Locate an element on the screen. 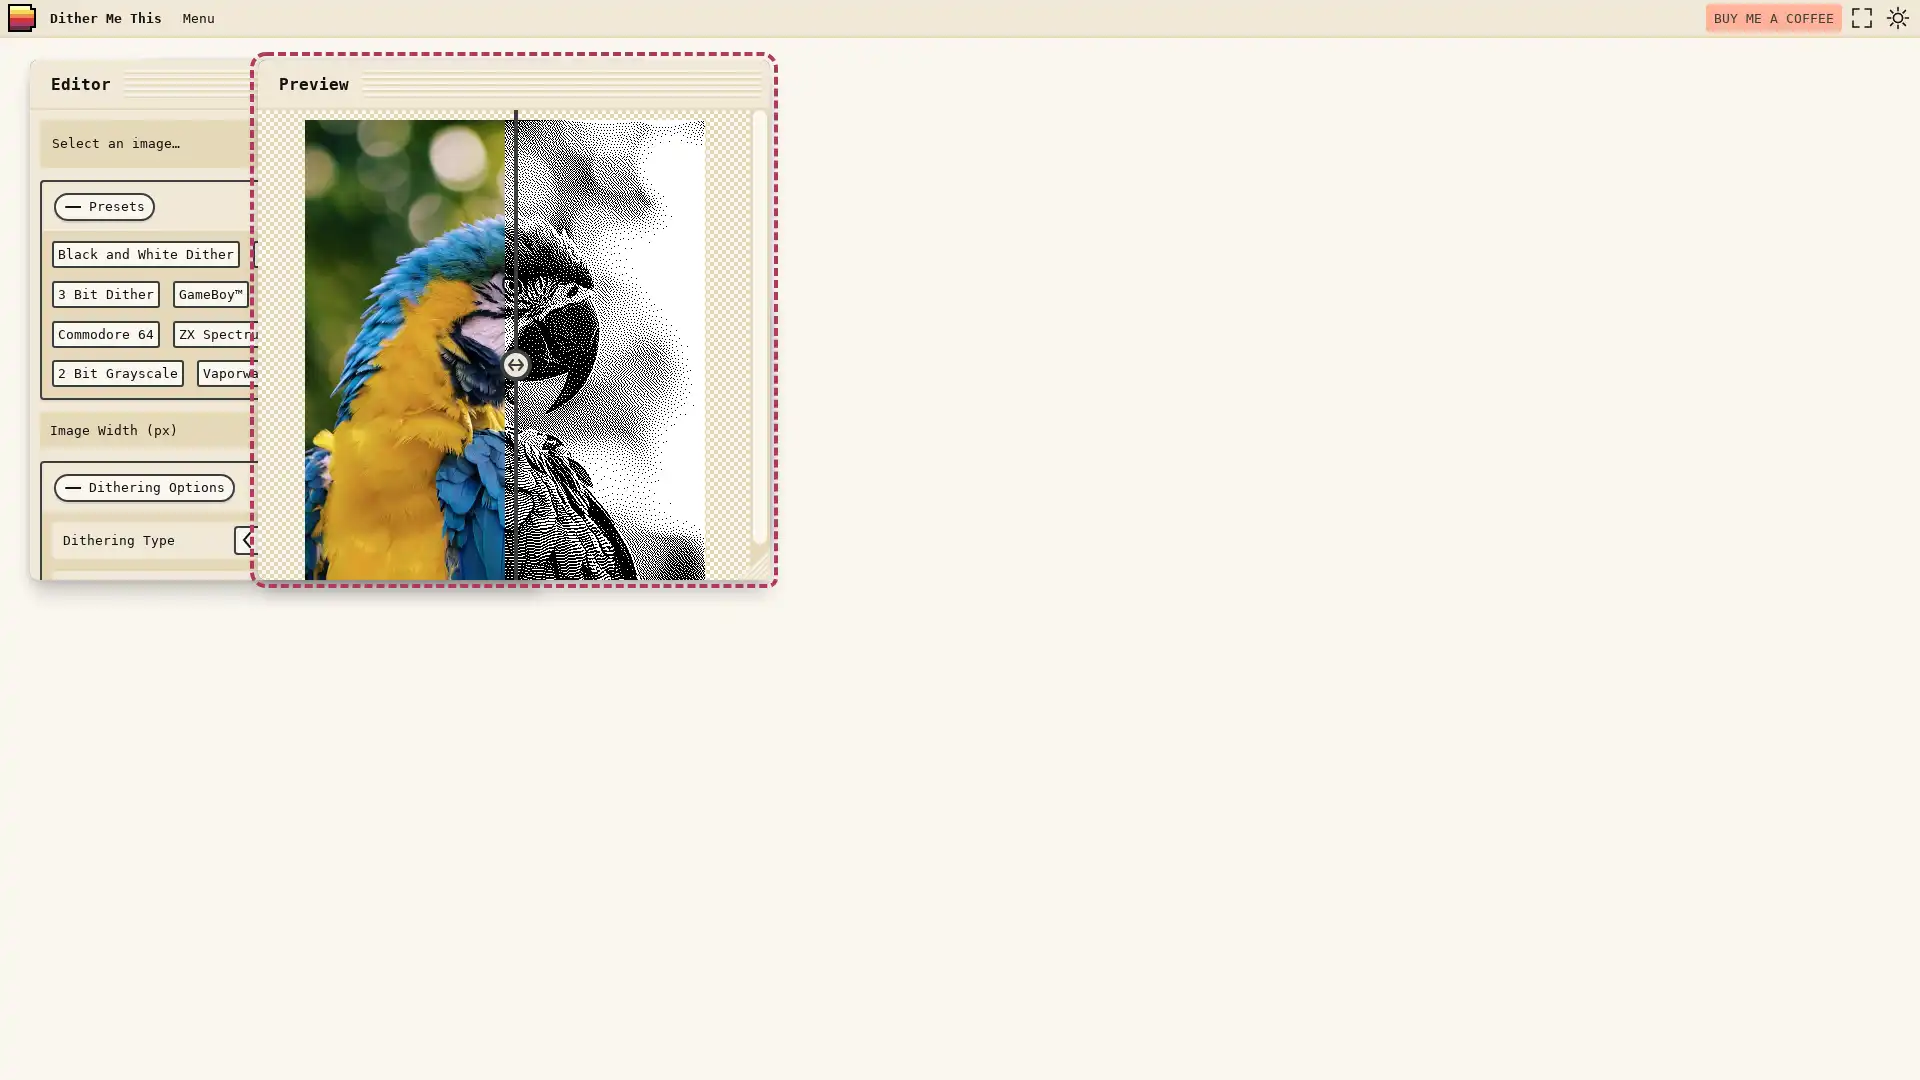  Color Palette is located at coordinates (127, 659).